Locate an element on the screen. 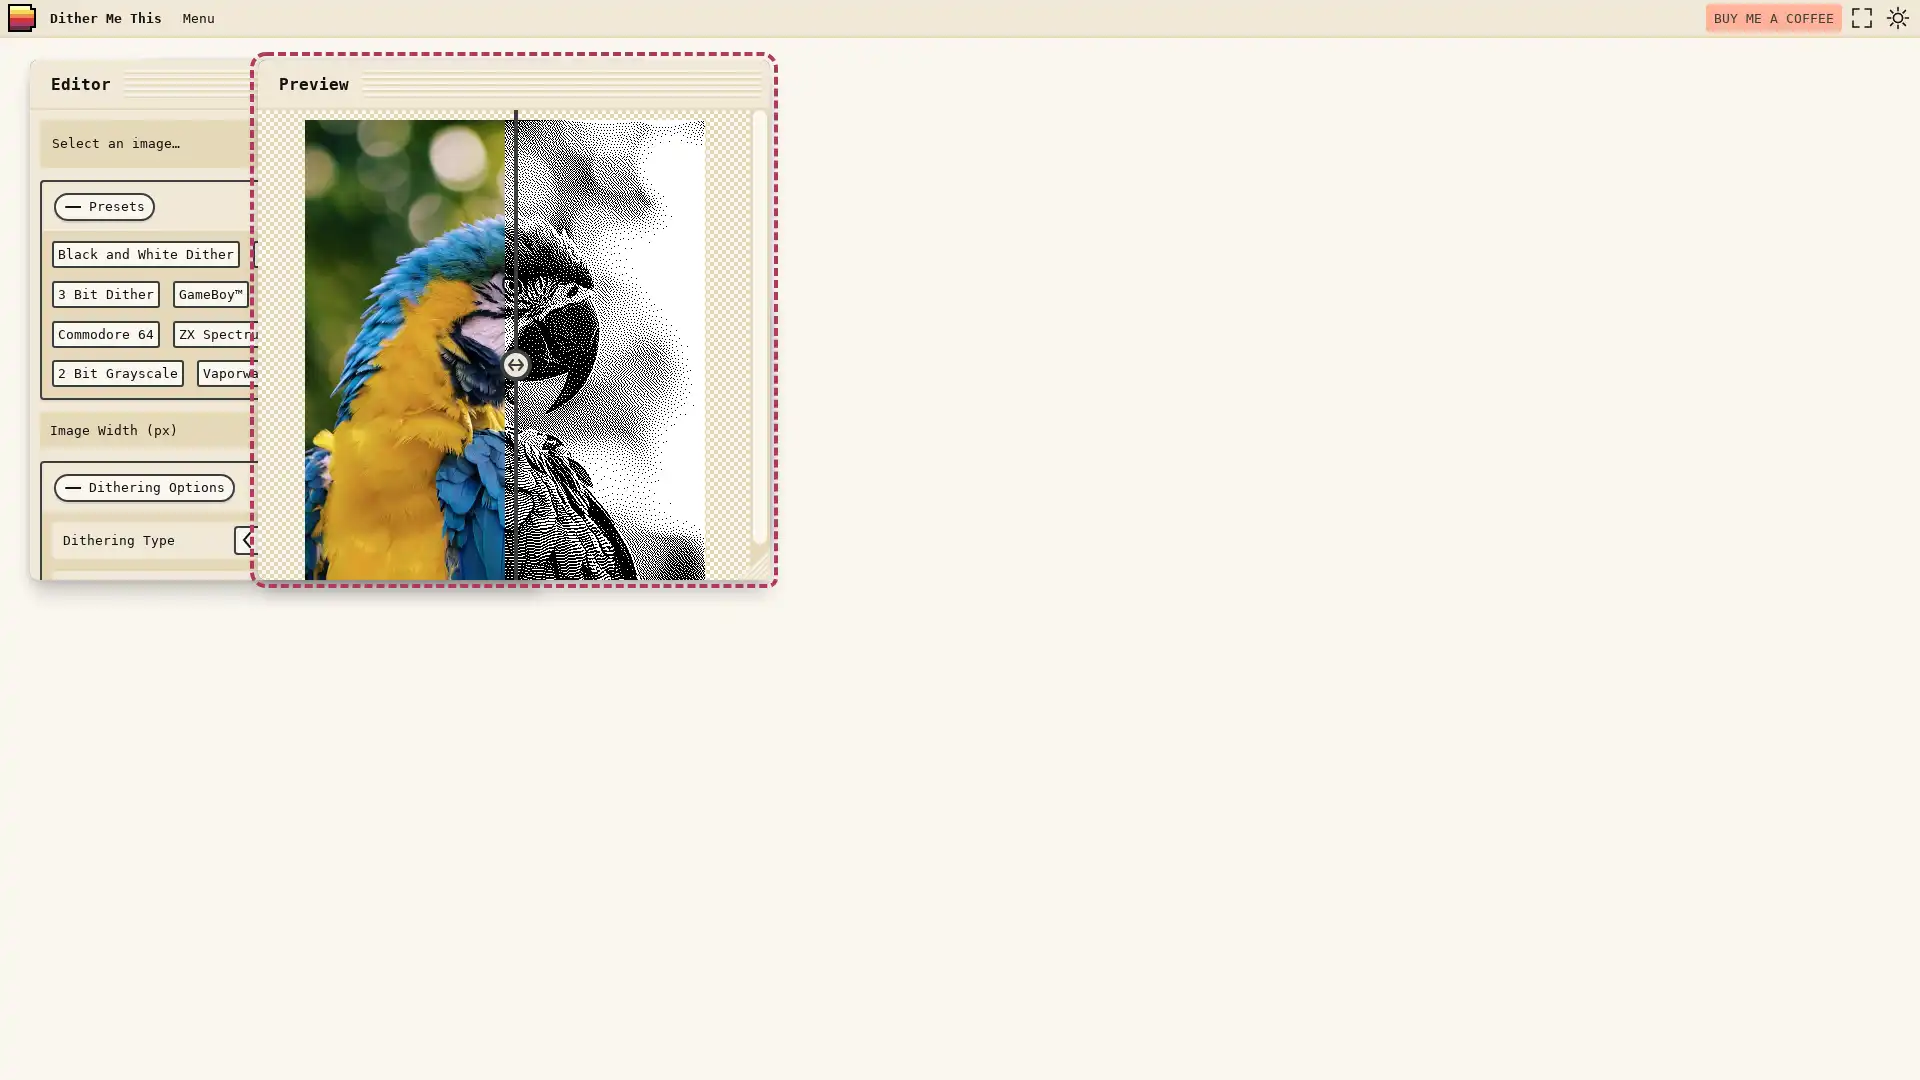  Color Palette is located at coordinates (127, 659).